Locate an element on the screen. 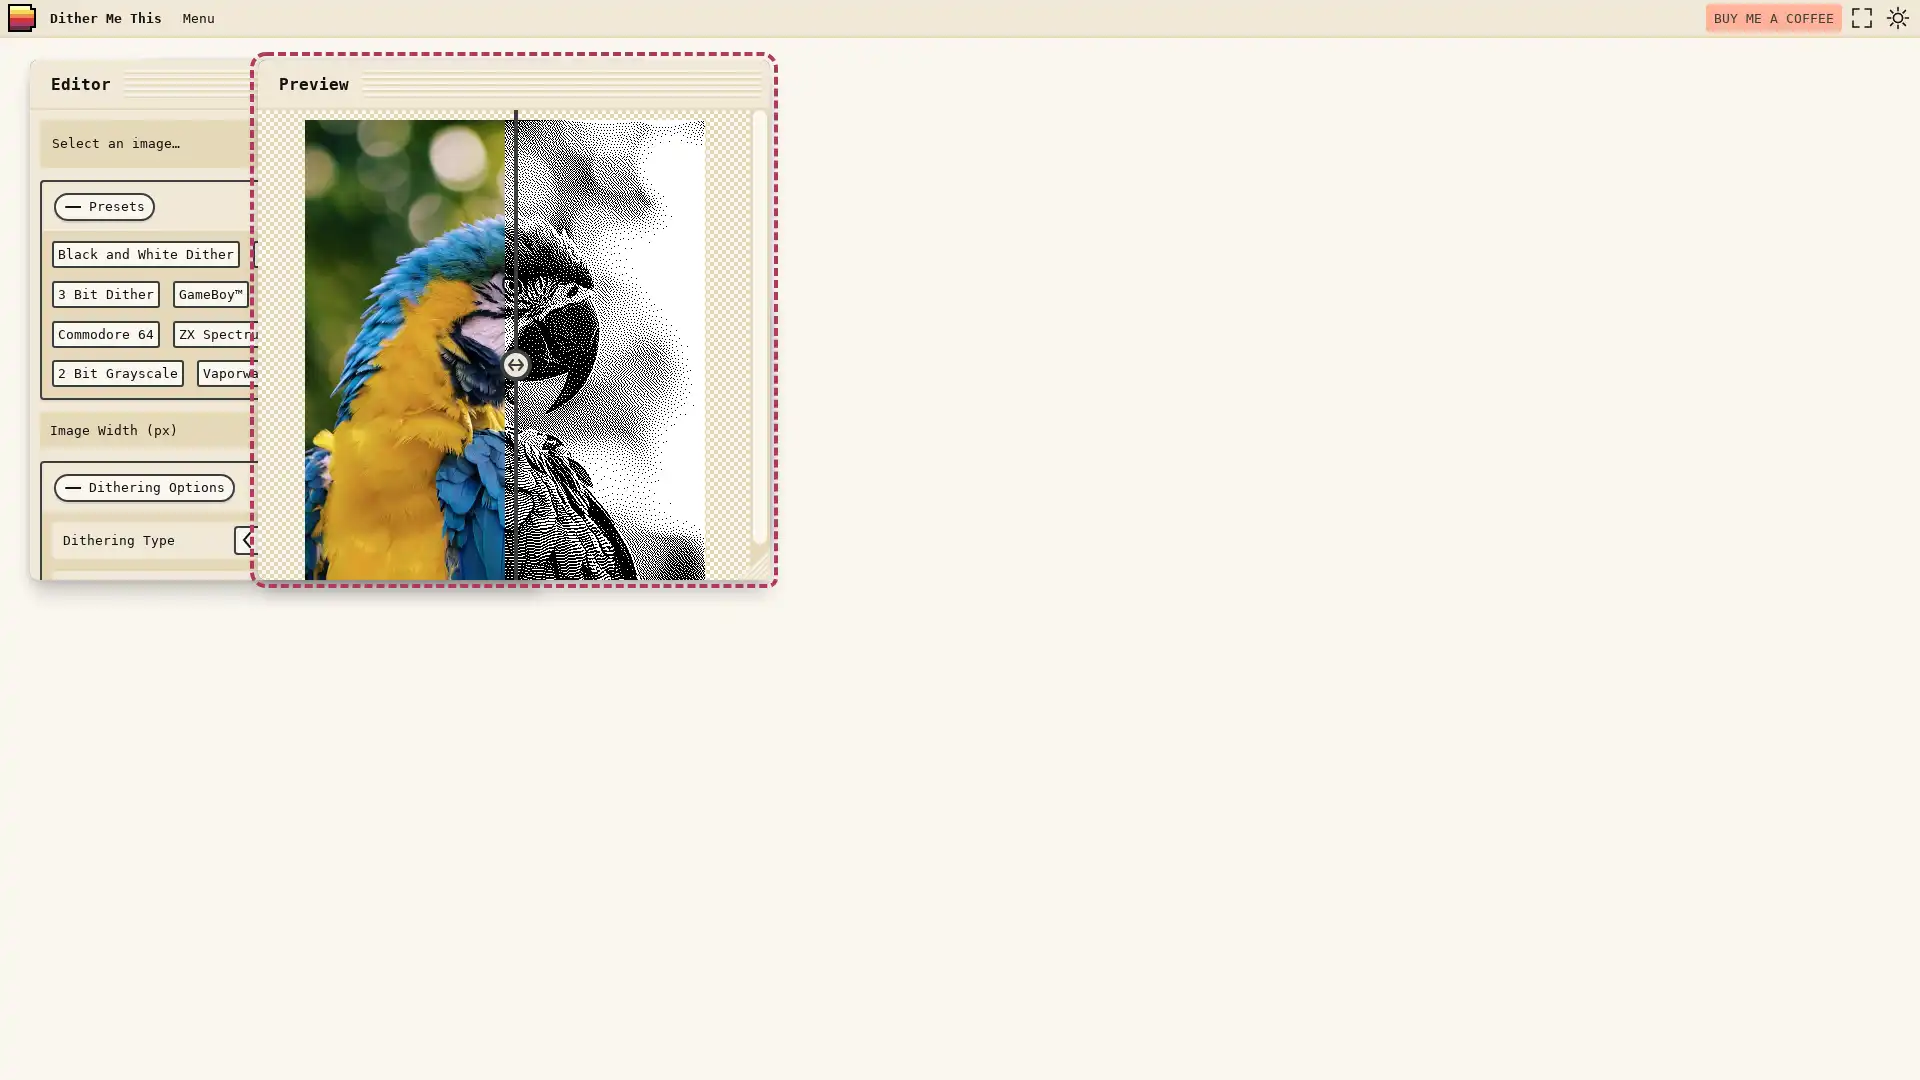  Color Palette is located at coordinates (127, 659).